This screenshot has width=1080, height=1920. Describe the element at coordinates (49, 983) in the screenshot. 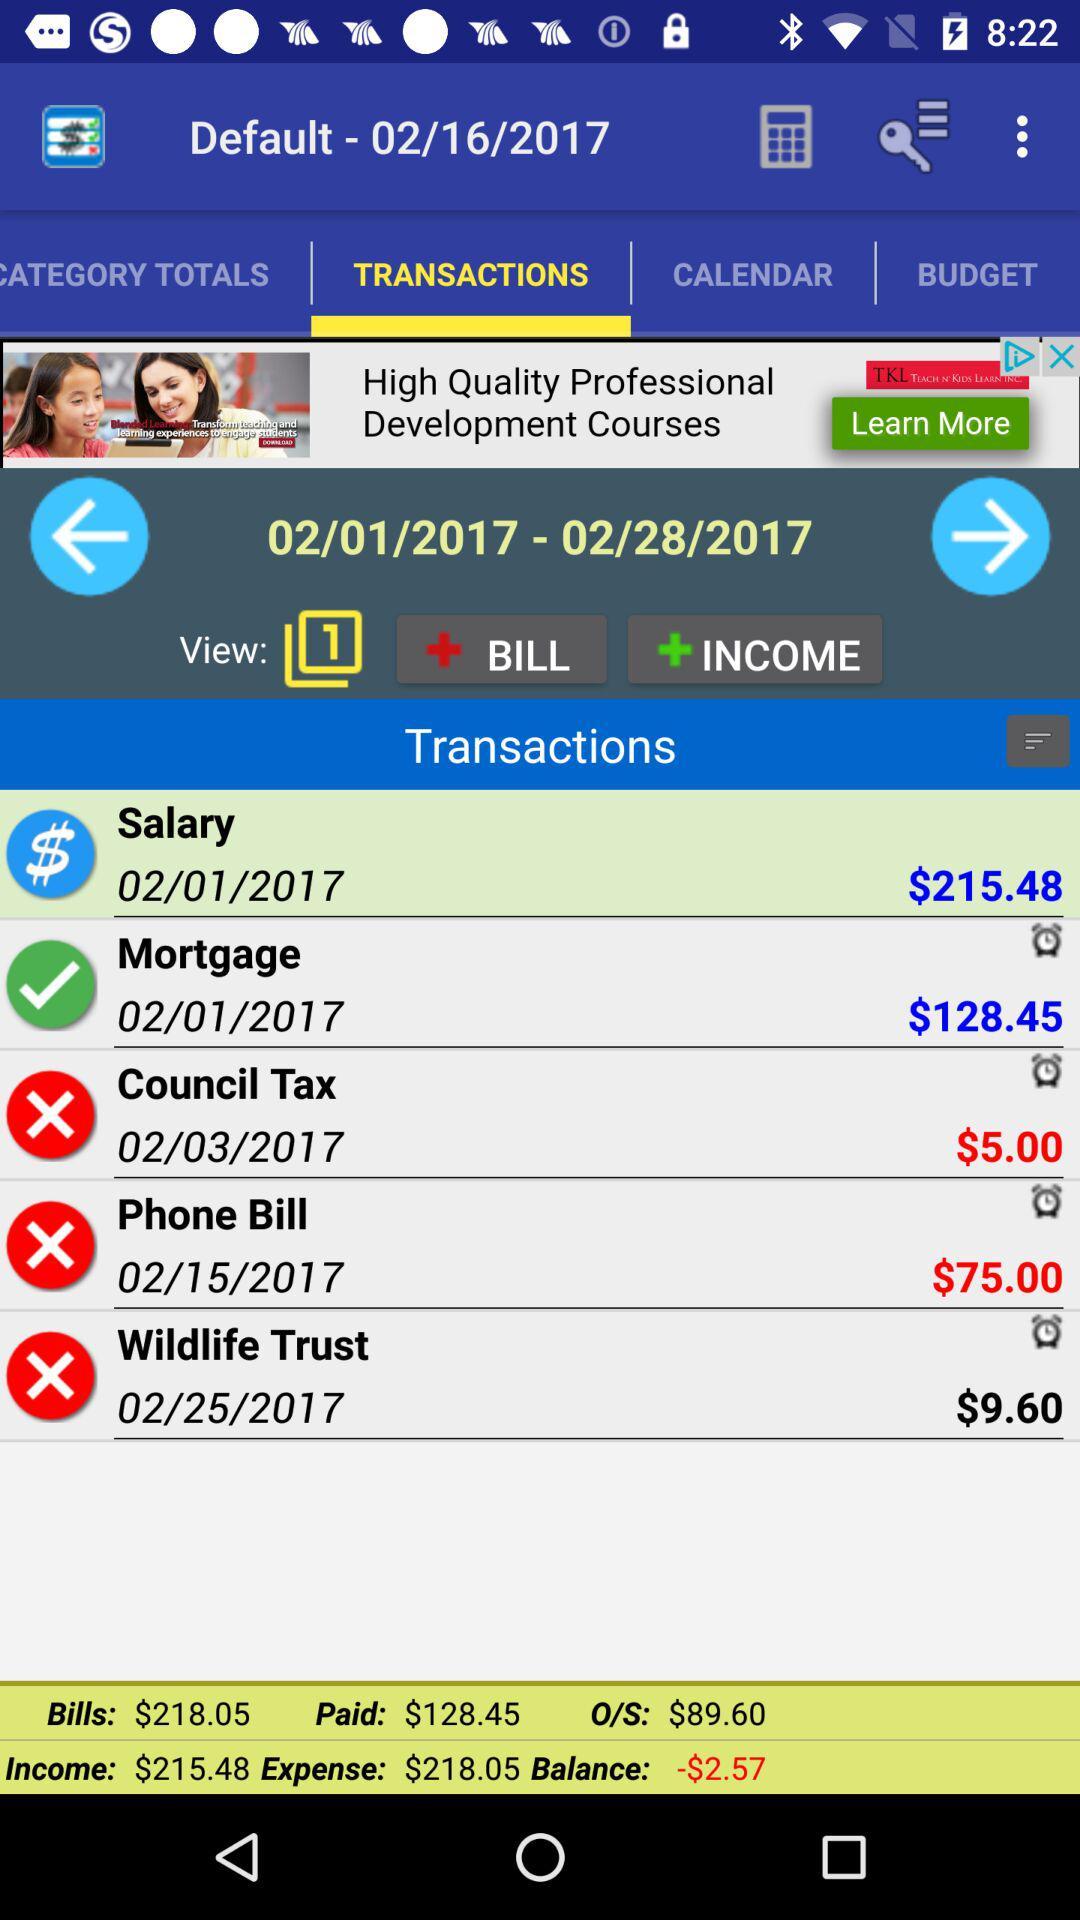

I see `when payment is made` at that location.